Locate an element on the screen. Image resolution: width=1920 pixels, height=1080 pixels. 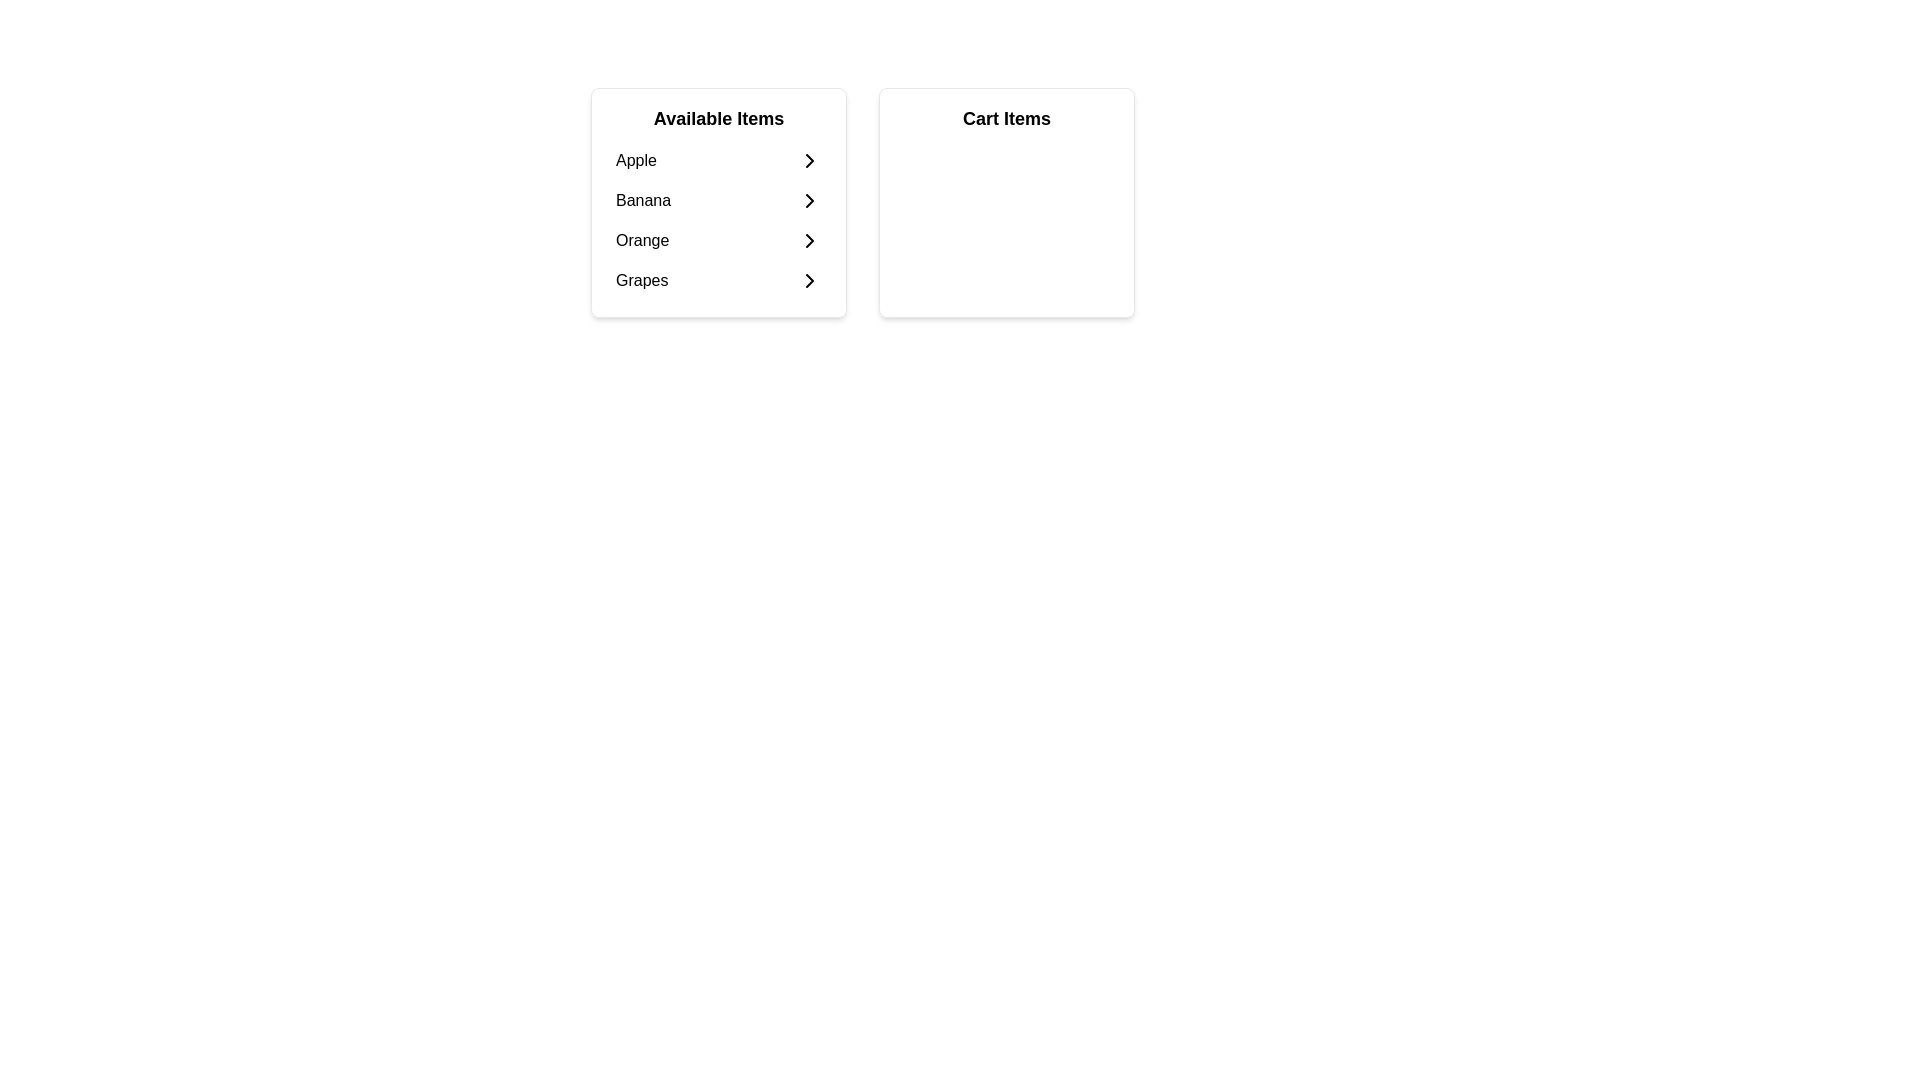
the right-facing arrow icon located at the far-right side of the 'Orange' row in the 'Available Items' menu is located at coordinates (810, 239).